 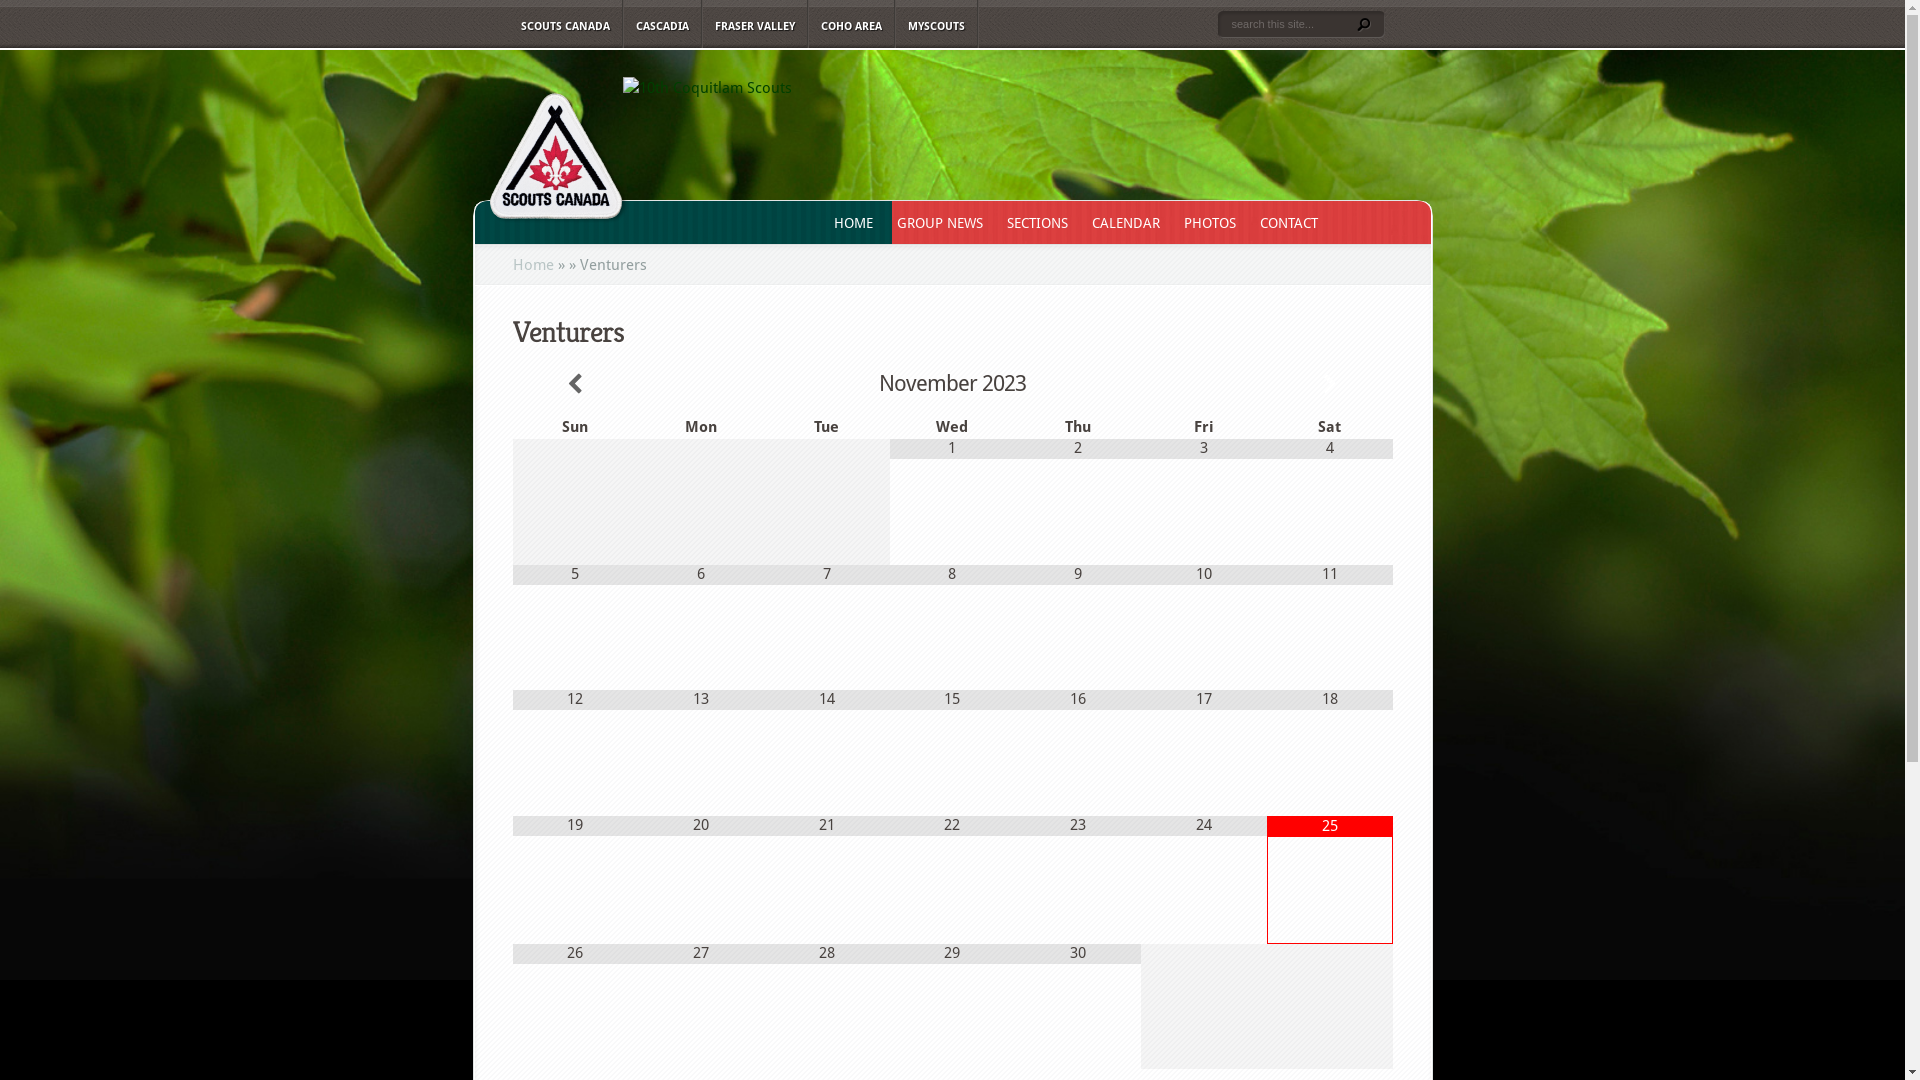 I want to click on 'HOME', so click(x=850, y=222).